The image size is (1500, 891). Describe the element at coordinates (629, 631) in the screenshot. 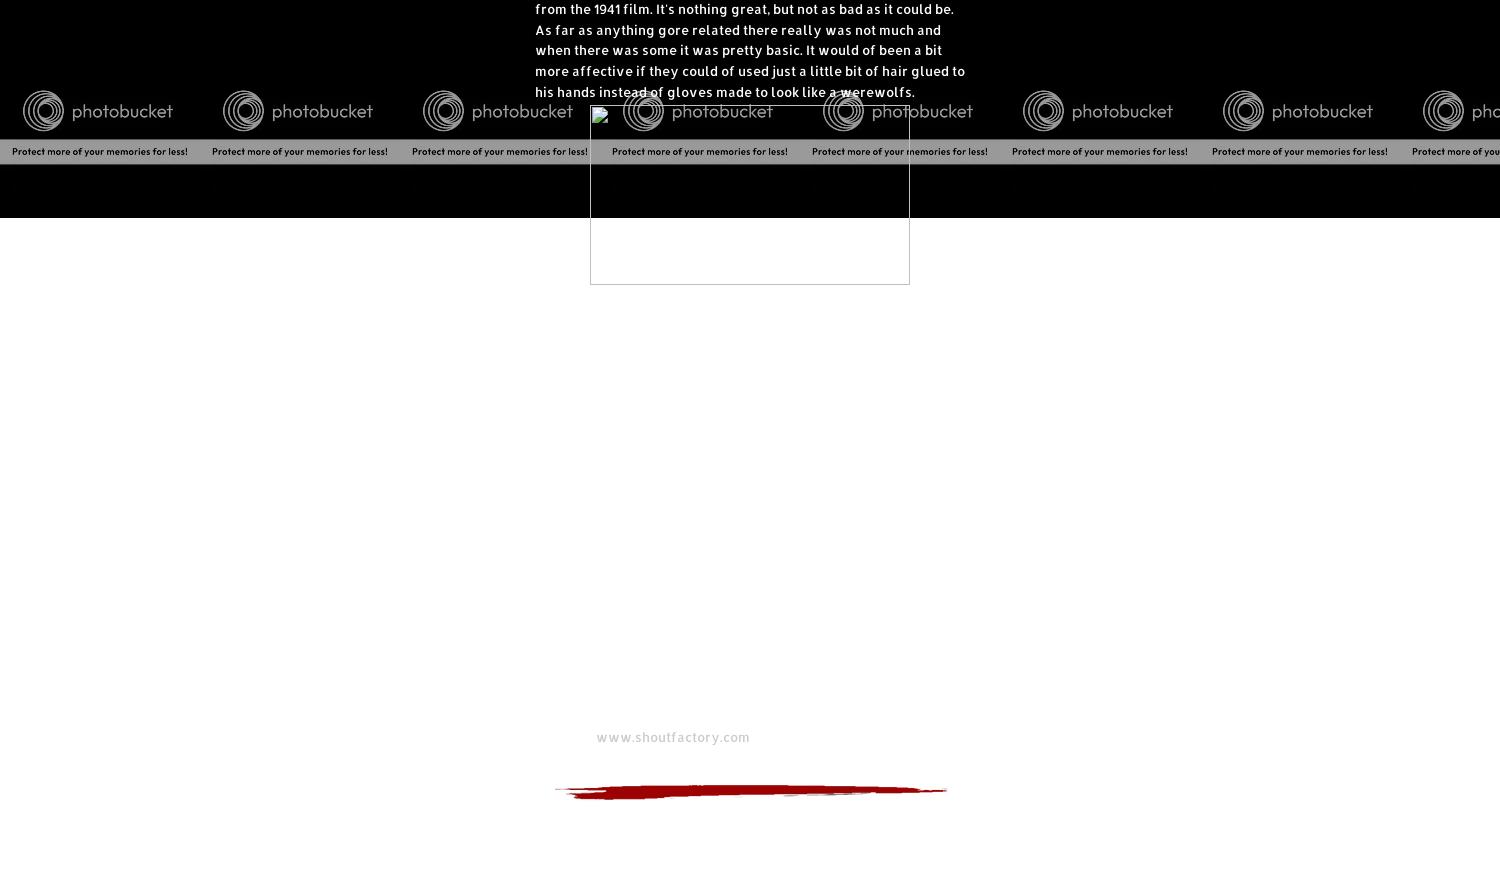

I see `'Theatrical Release Year: 1973'` at that location.